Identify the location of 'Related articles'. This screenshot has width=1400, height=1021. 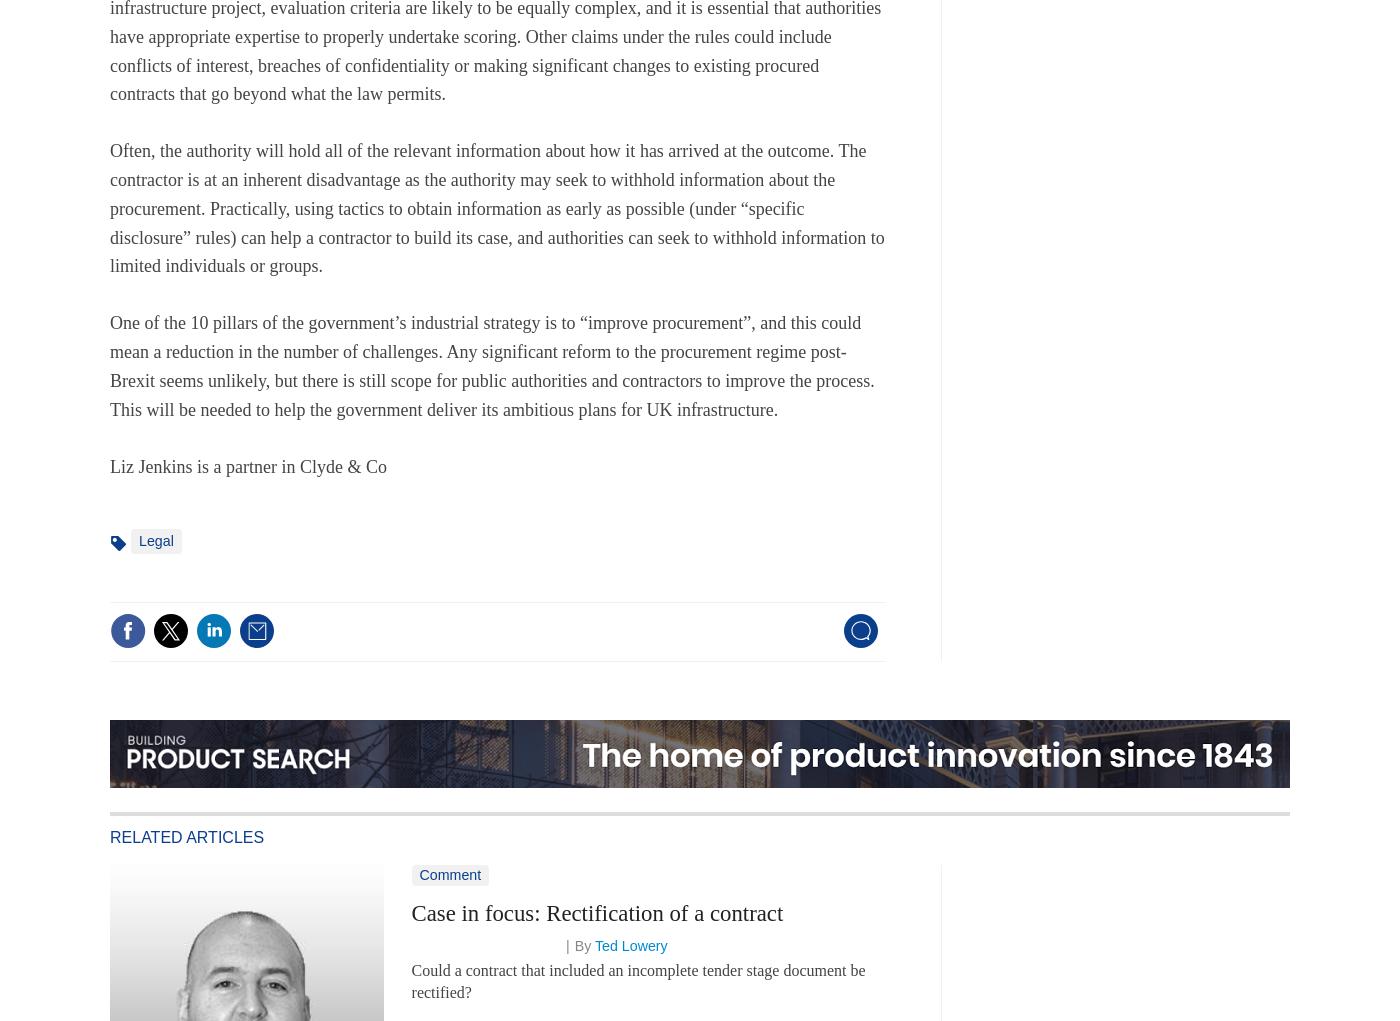
(187, 837).